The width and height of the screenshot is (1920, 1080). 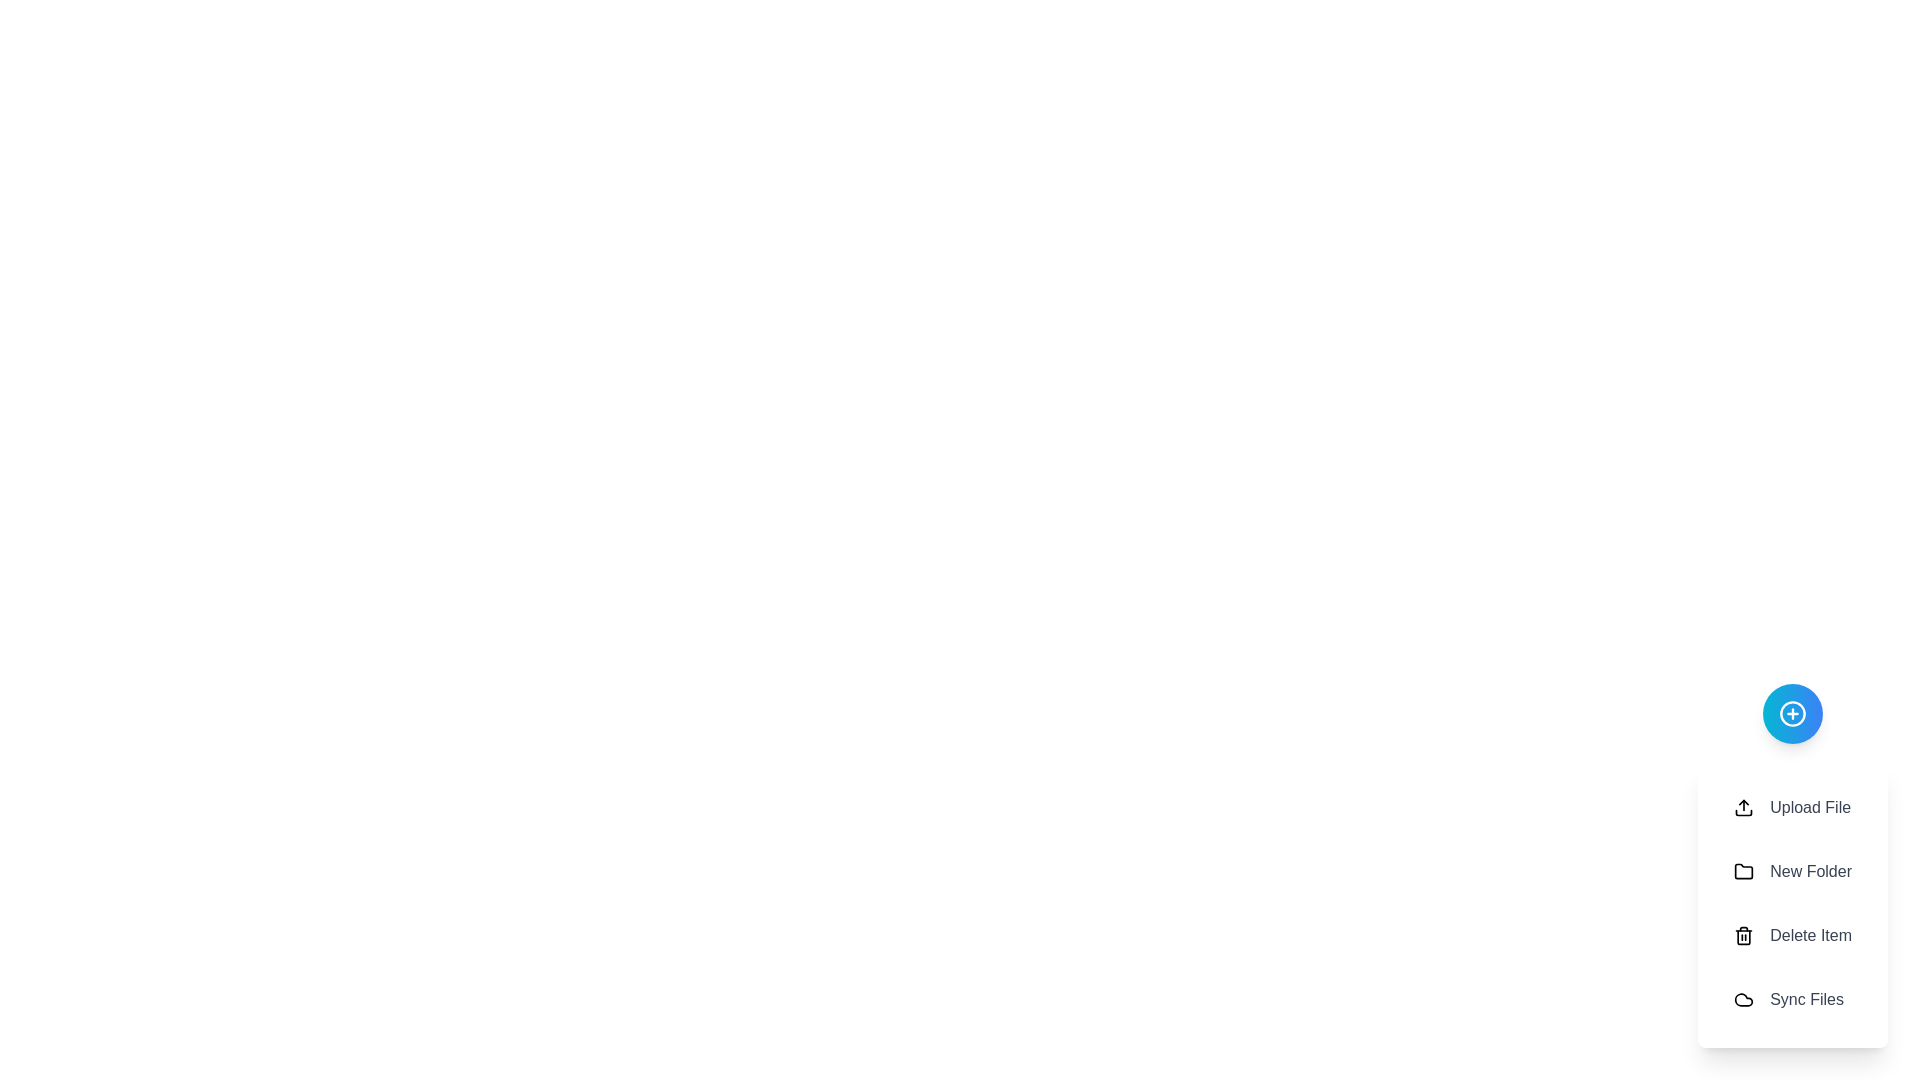 What do you see at coordinates (1793, 936) in the screenshot?
I see `the 'Delete Item' button` at bounding box center [1793, 936].